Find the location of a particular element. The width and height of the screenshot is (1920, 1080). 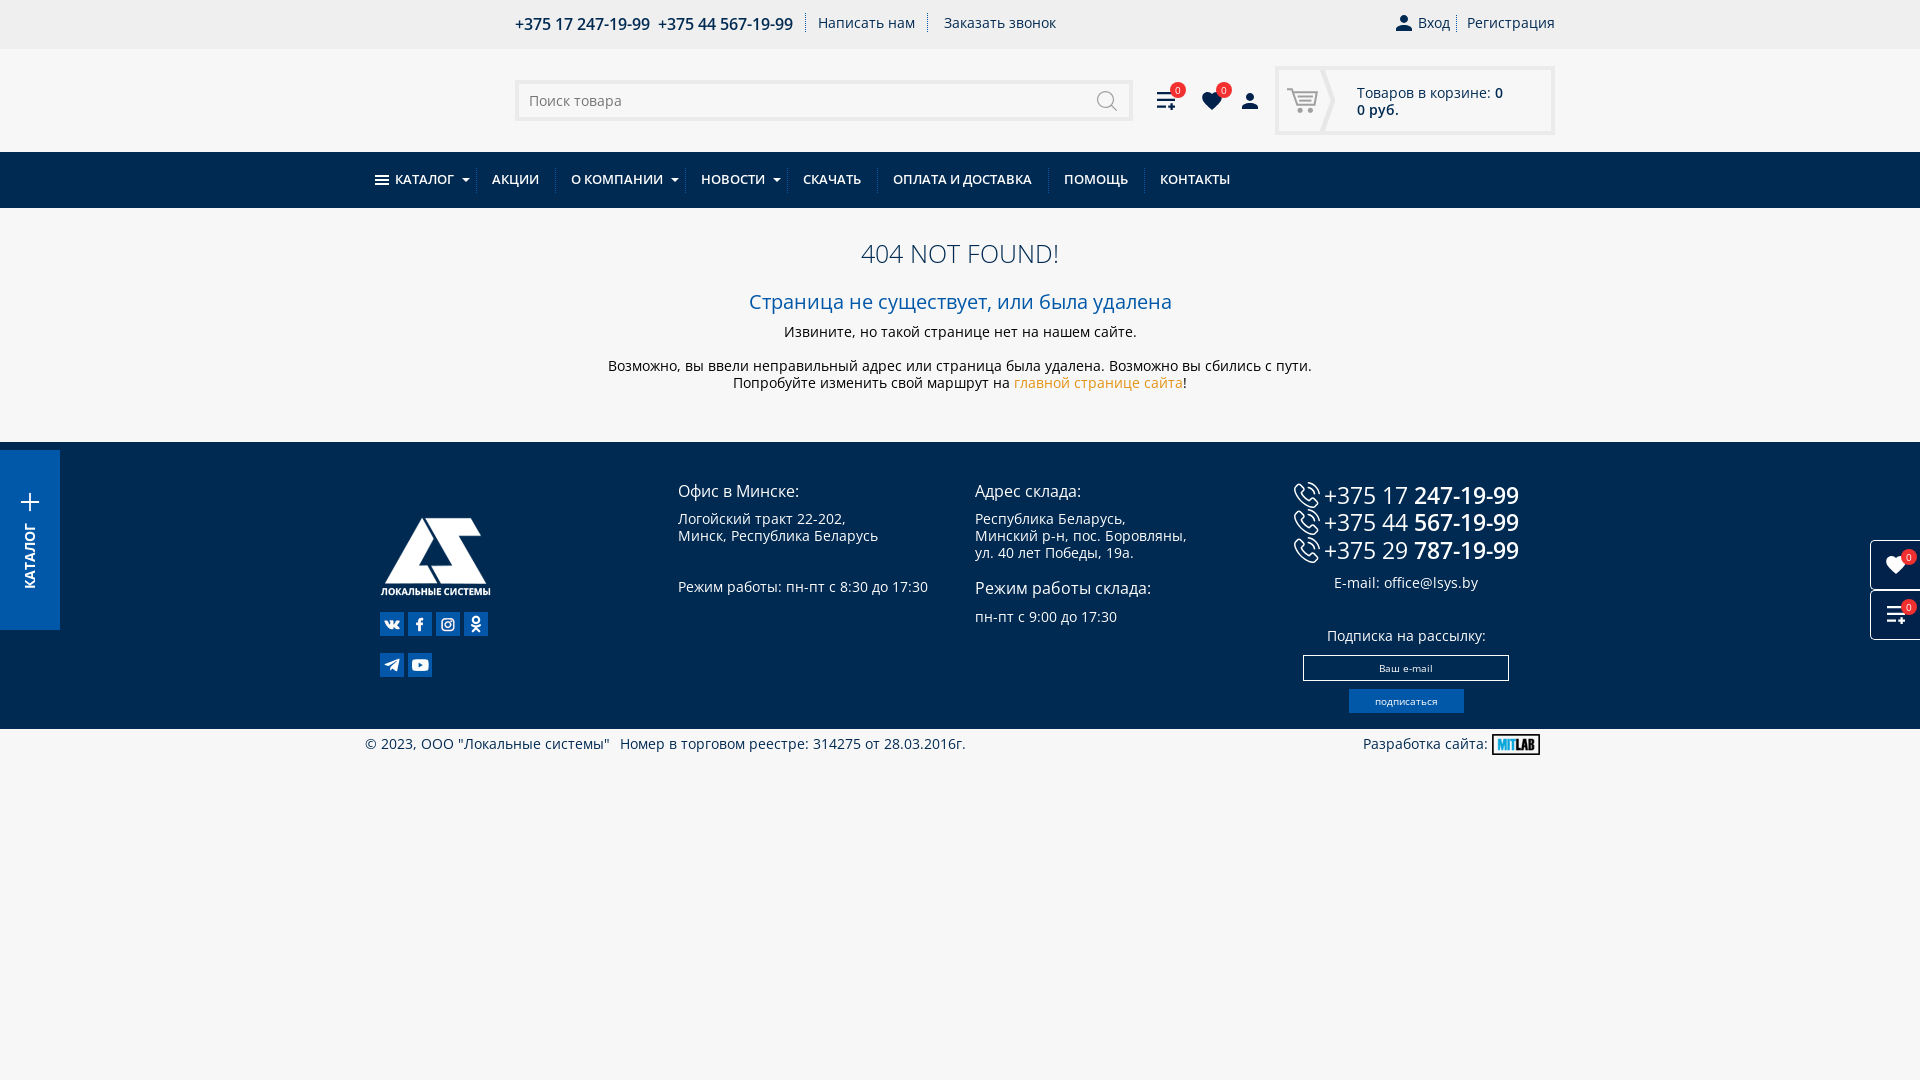

'+375 44 567-19-99' is located at coordinates (724, 23).